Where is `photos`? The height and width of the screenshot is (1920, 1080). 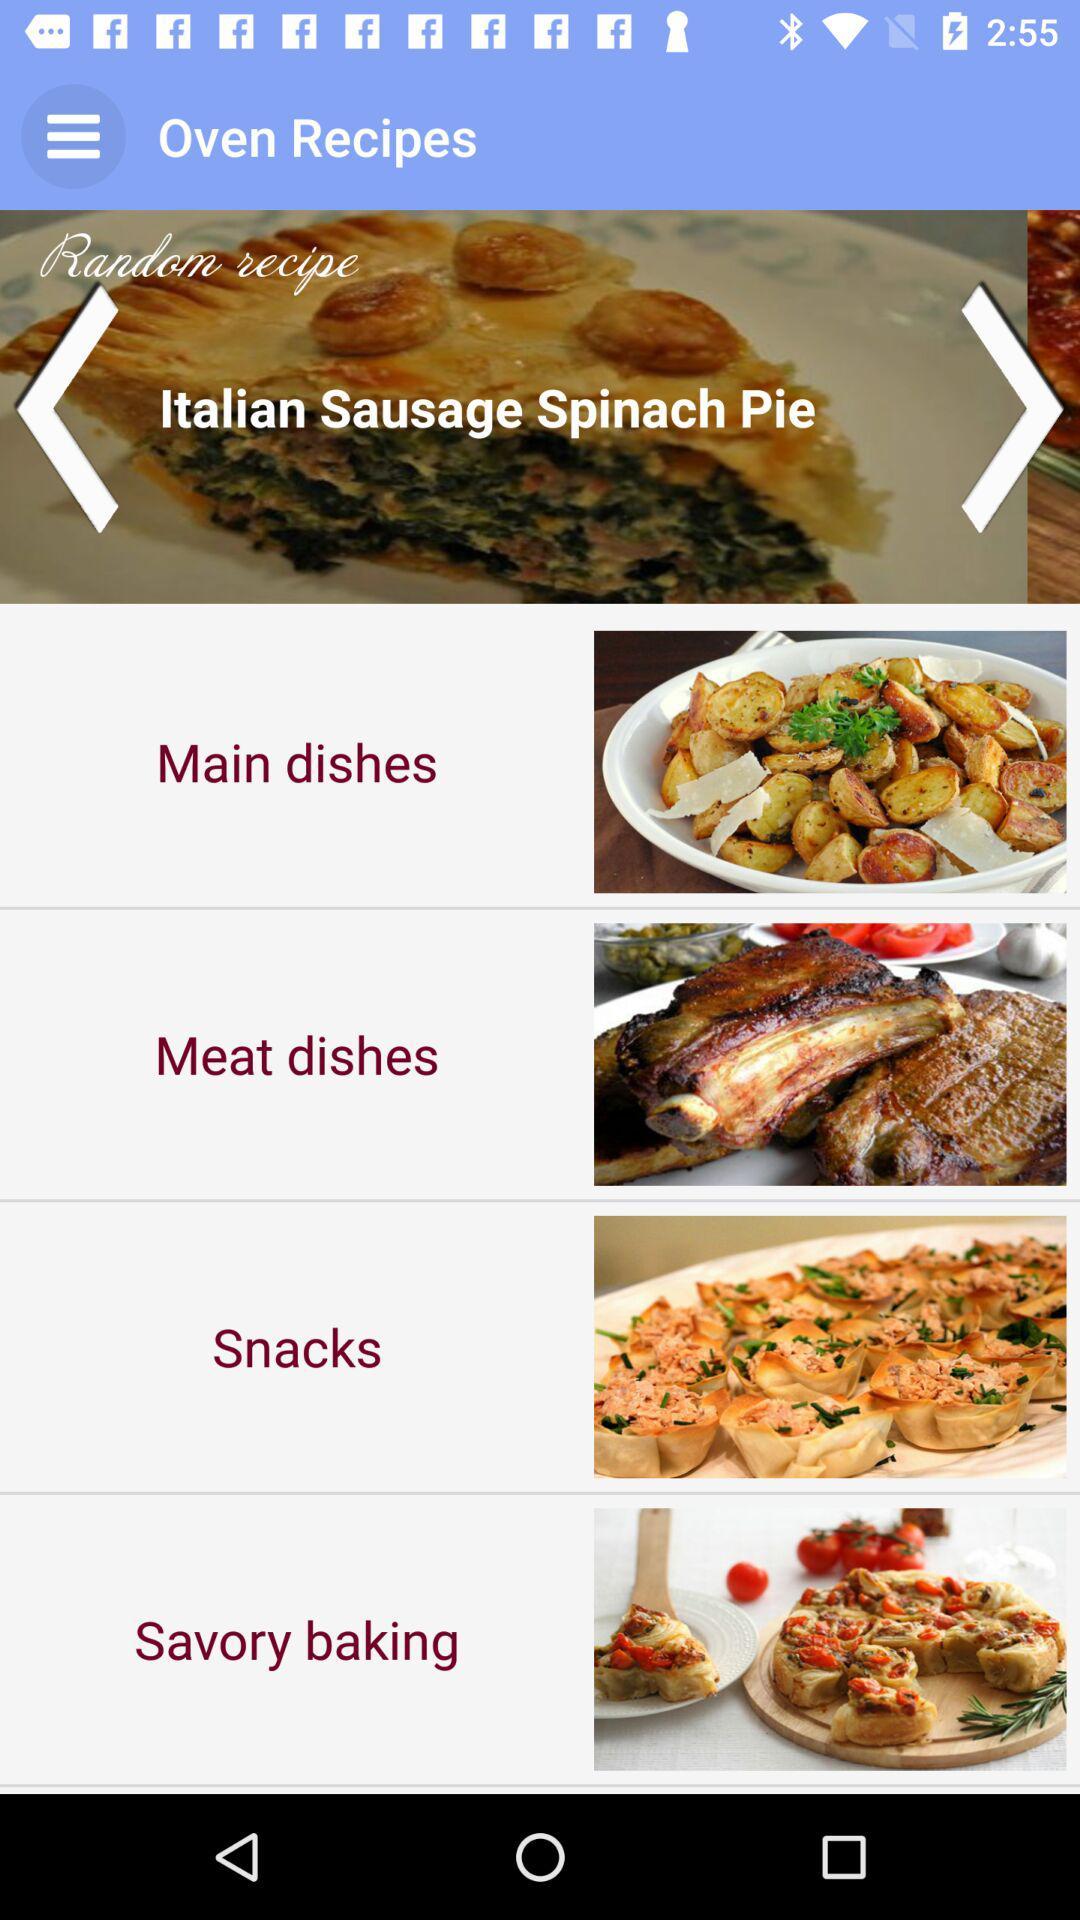 photos is located at coordinates (540, 405).